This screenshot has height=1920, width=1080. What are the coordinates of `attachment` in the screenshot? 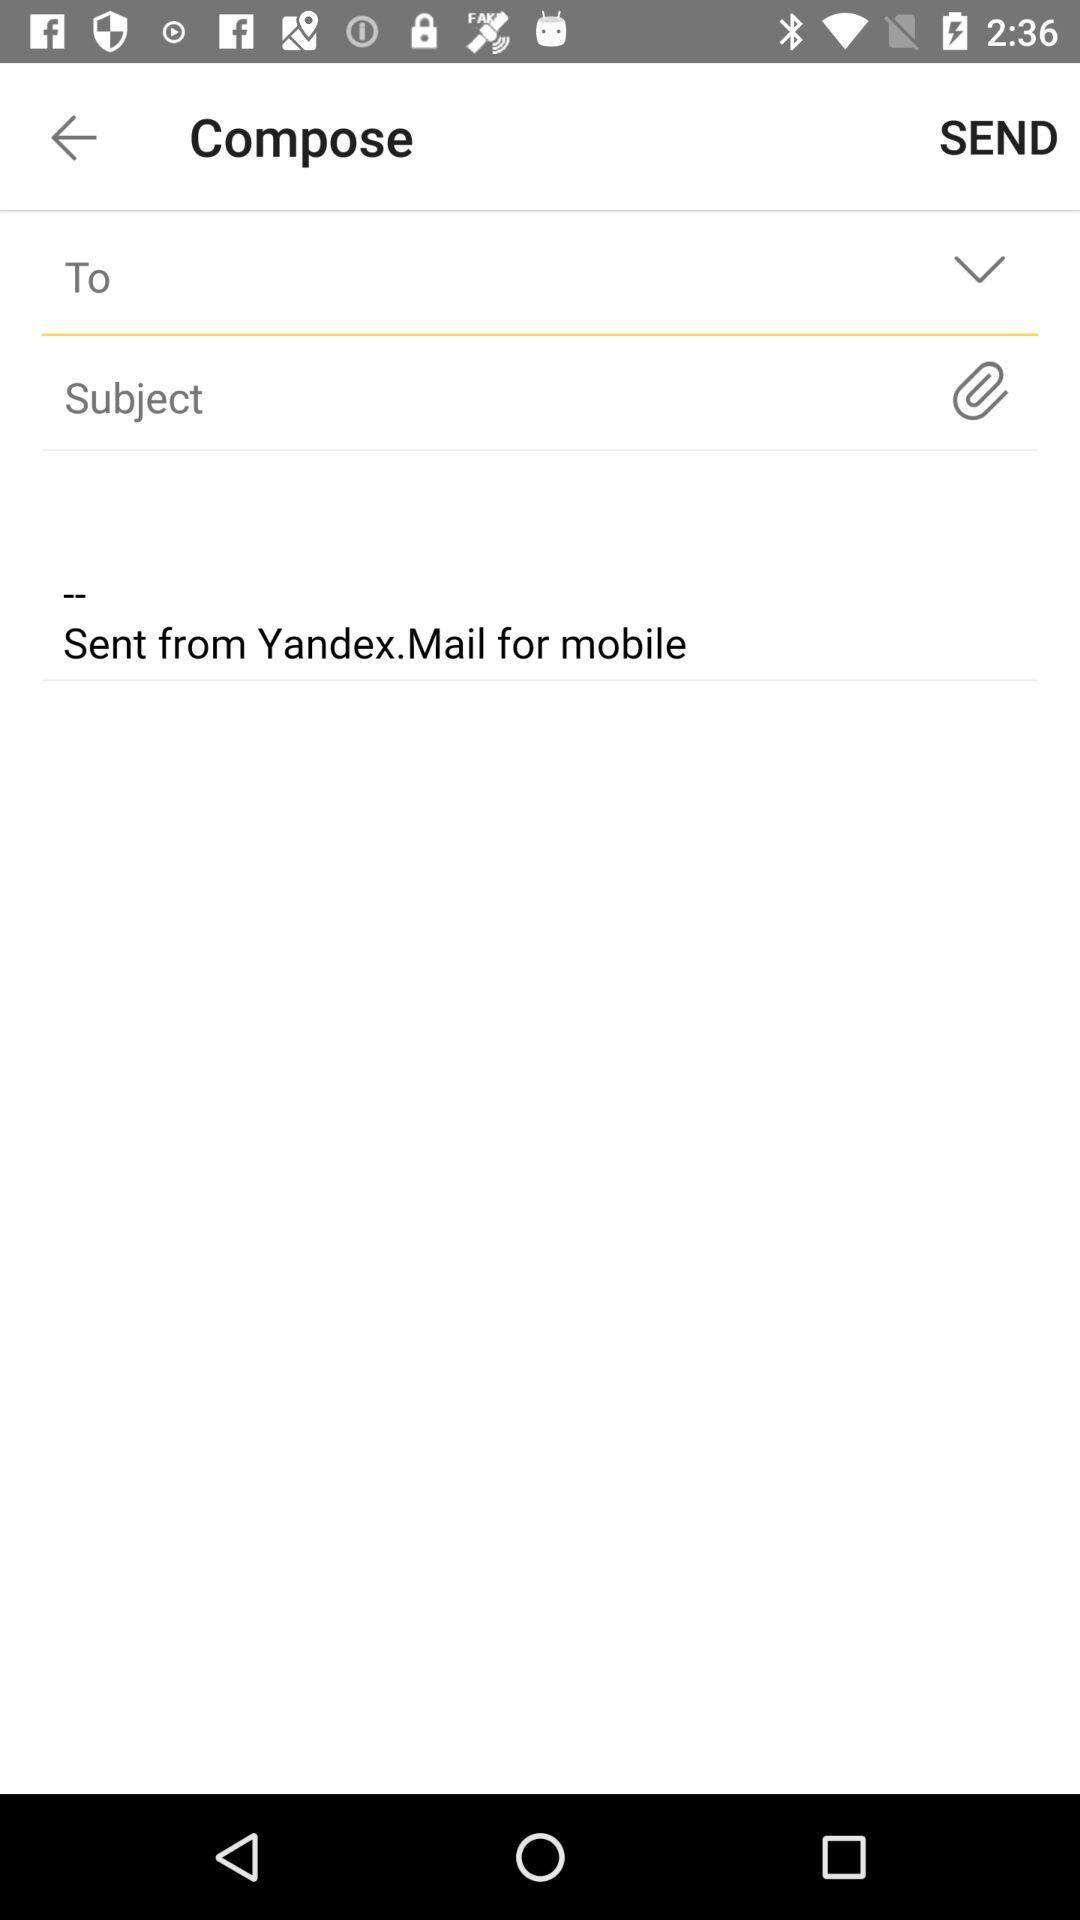 It's located at (978, 390).